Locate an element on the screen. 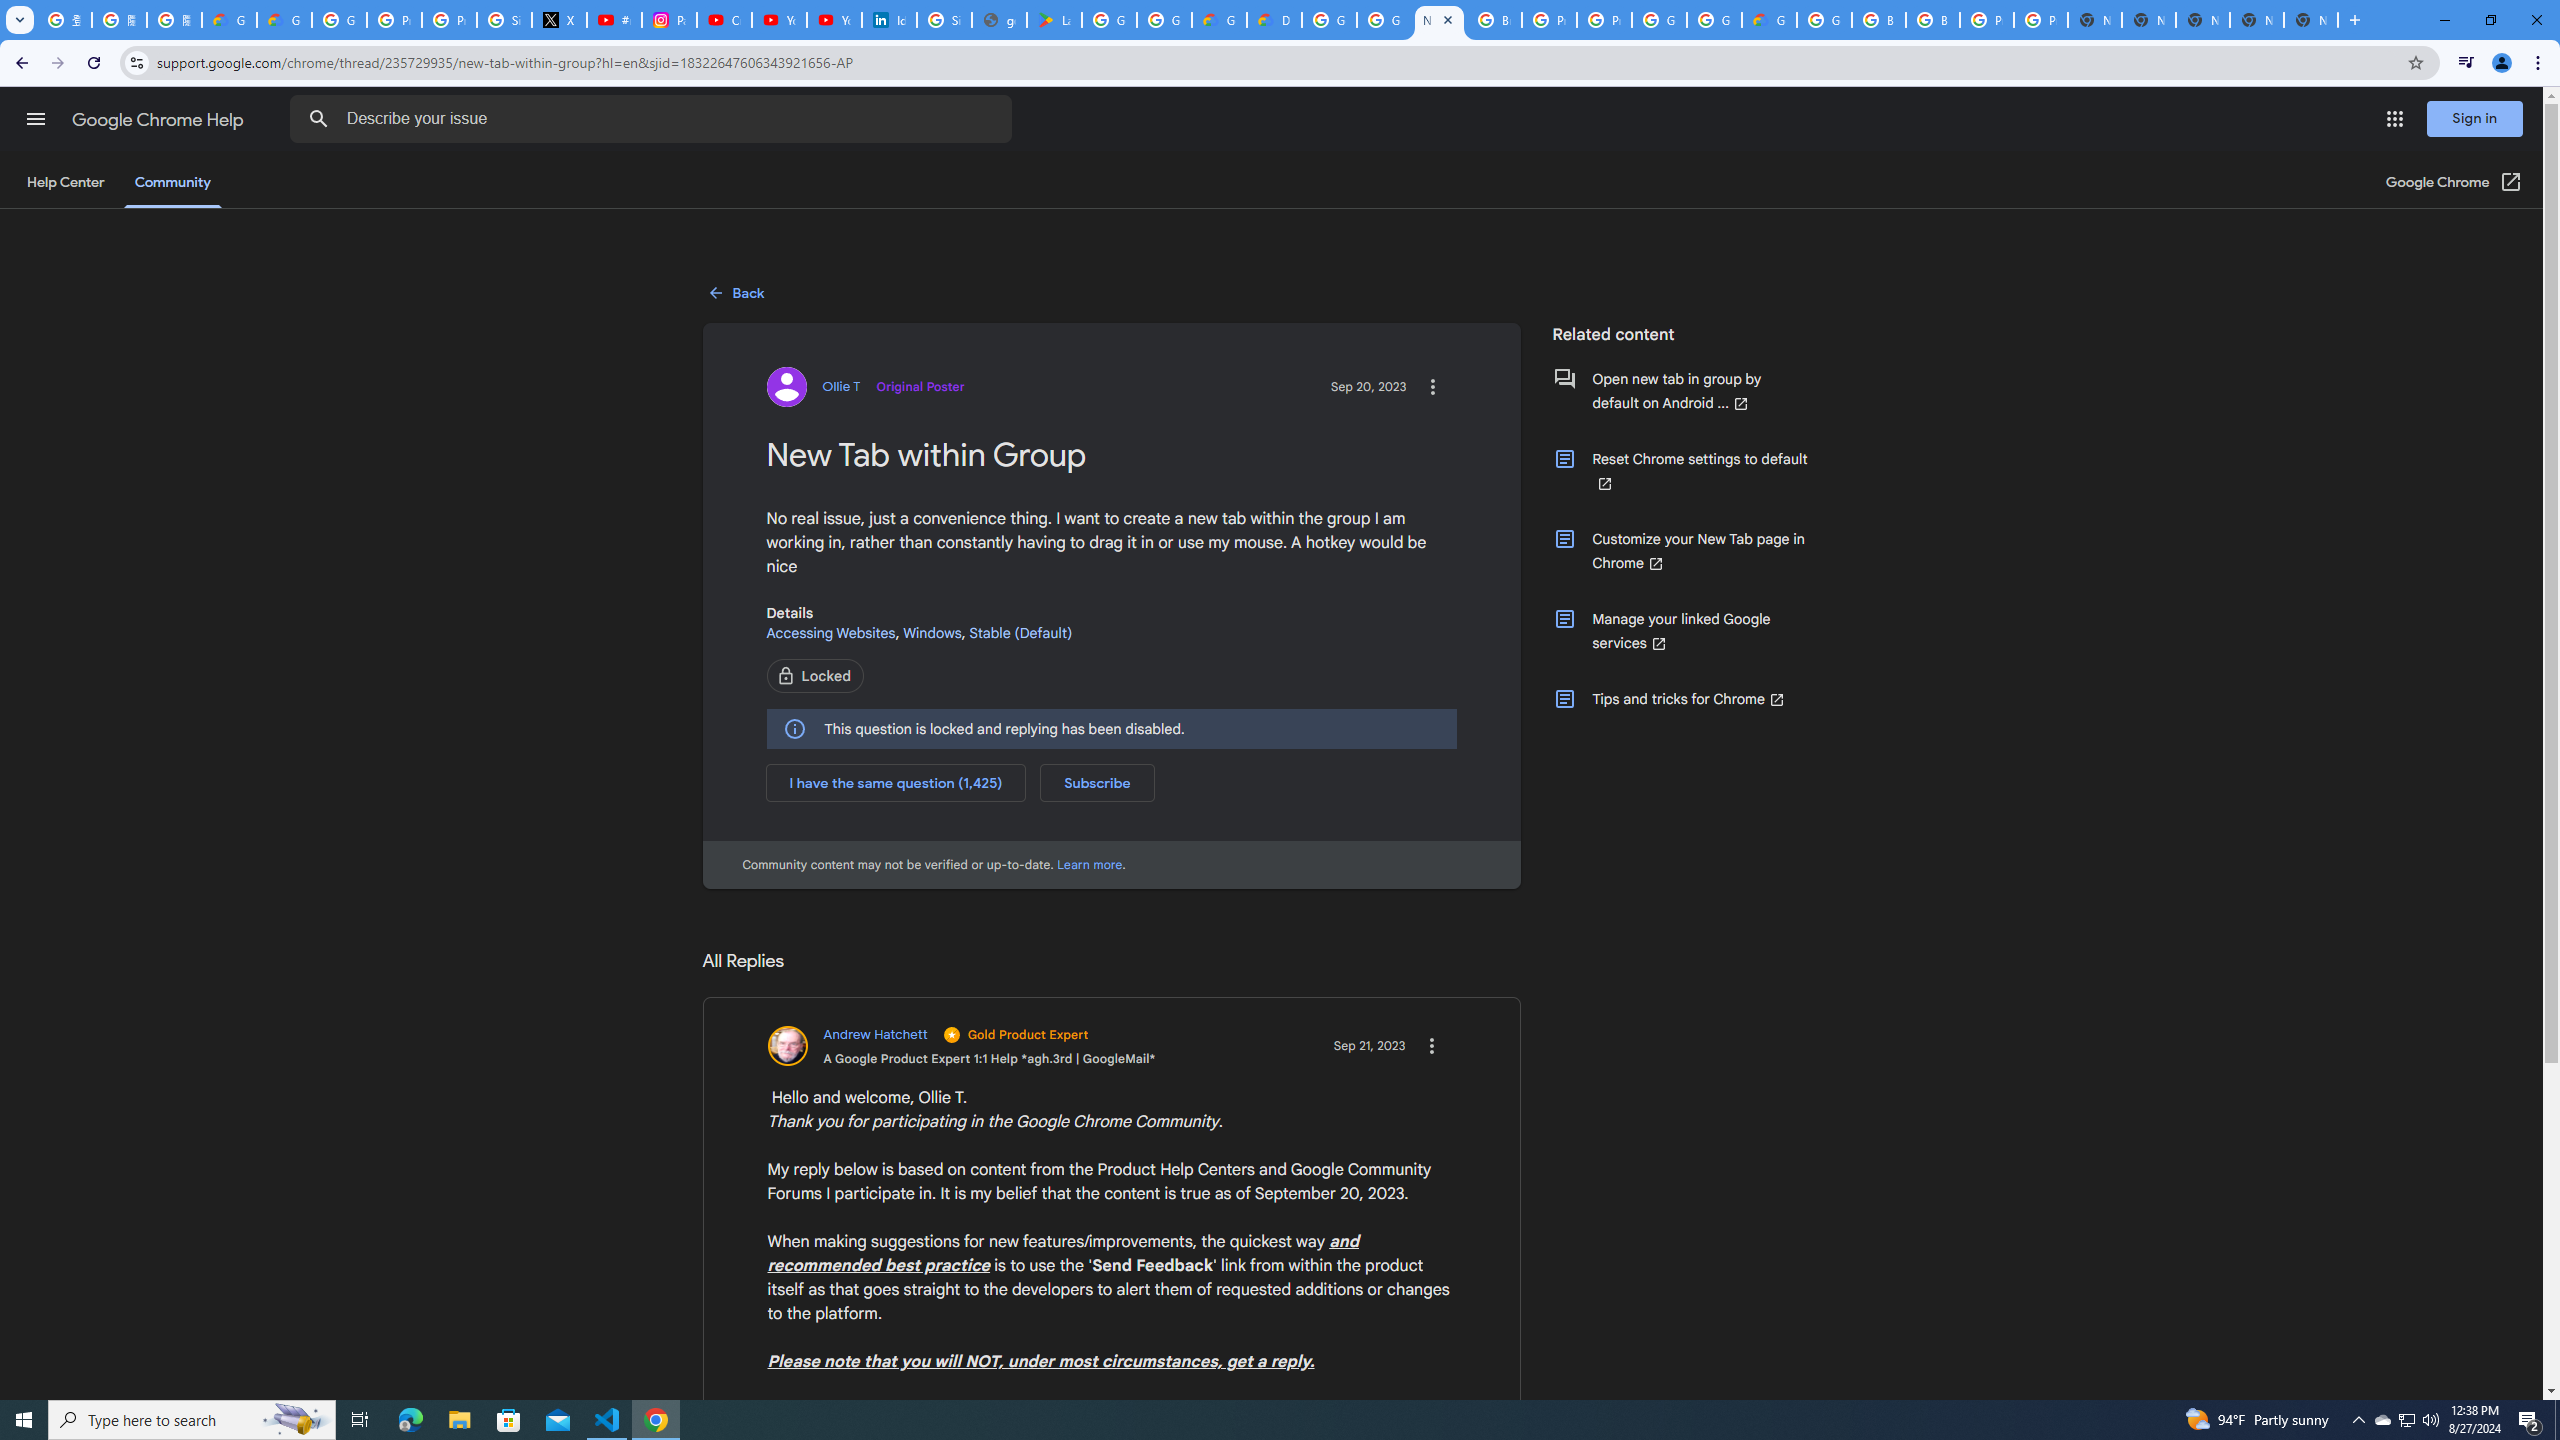 Image resolution: width=2560 pixels, height=1440 pixels. 'Google Cloud Privacy Notice' is located at coordinates (228, 19).